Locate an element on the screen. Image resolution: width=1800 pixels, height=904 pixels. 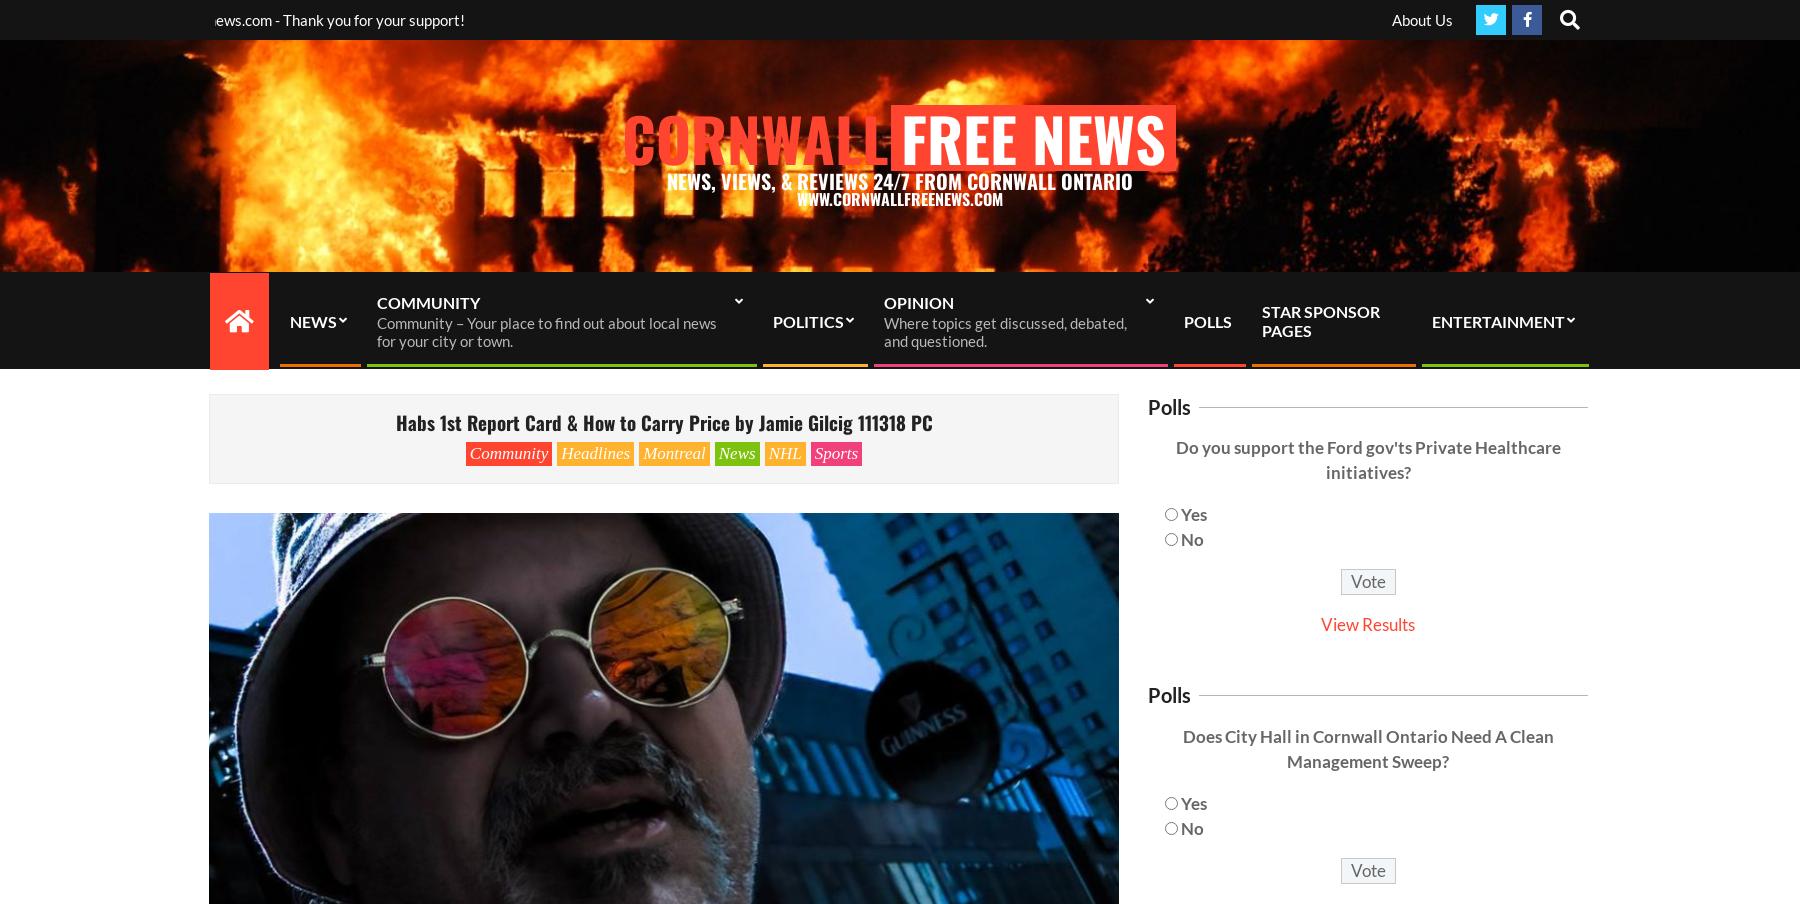
'NEWS, VIEWS, & REVIEWS 24/7 FROM CORNWALL ONTARIO' is located at coordinates (900, 180).